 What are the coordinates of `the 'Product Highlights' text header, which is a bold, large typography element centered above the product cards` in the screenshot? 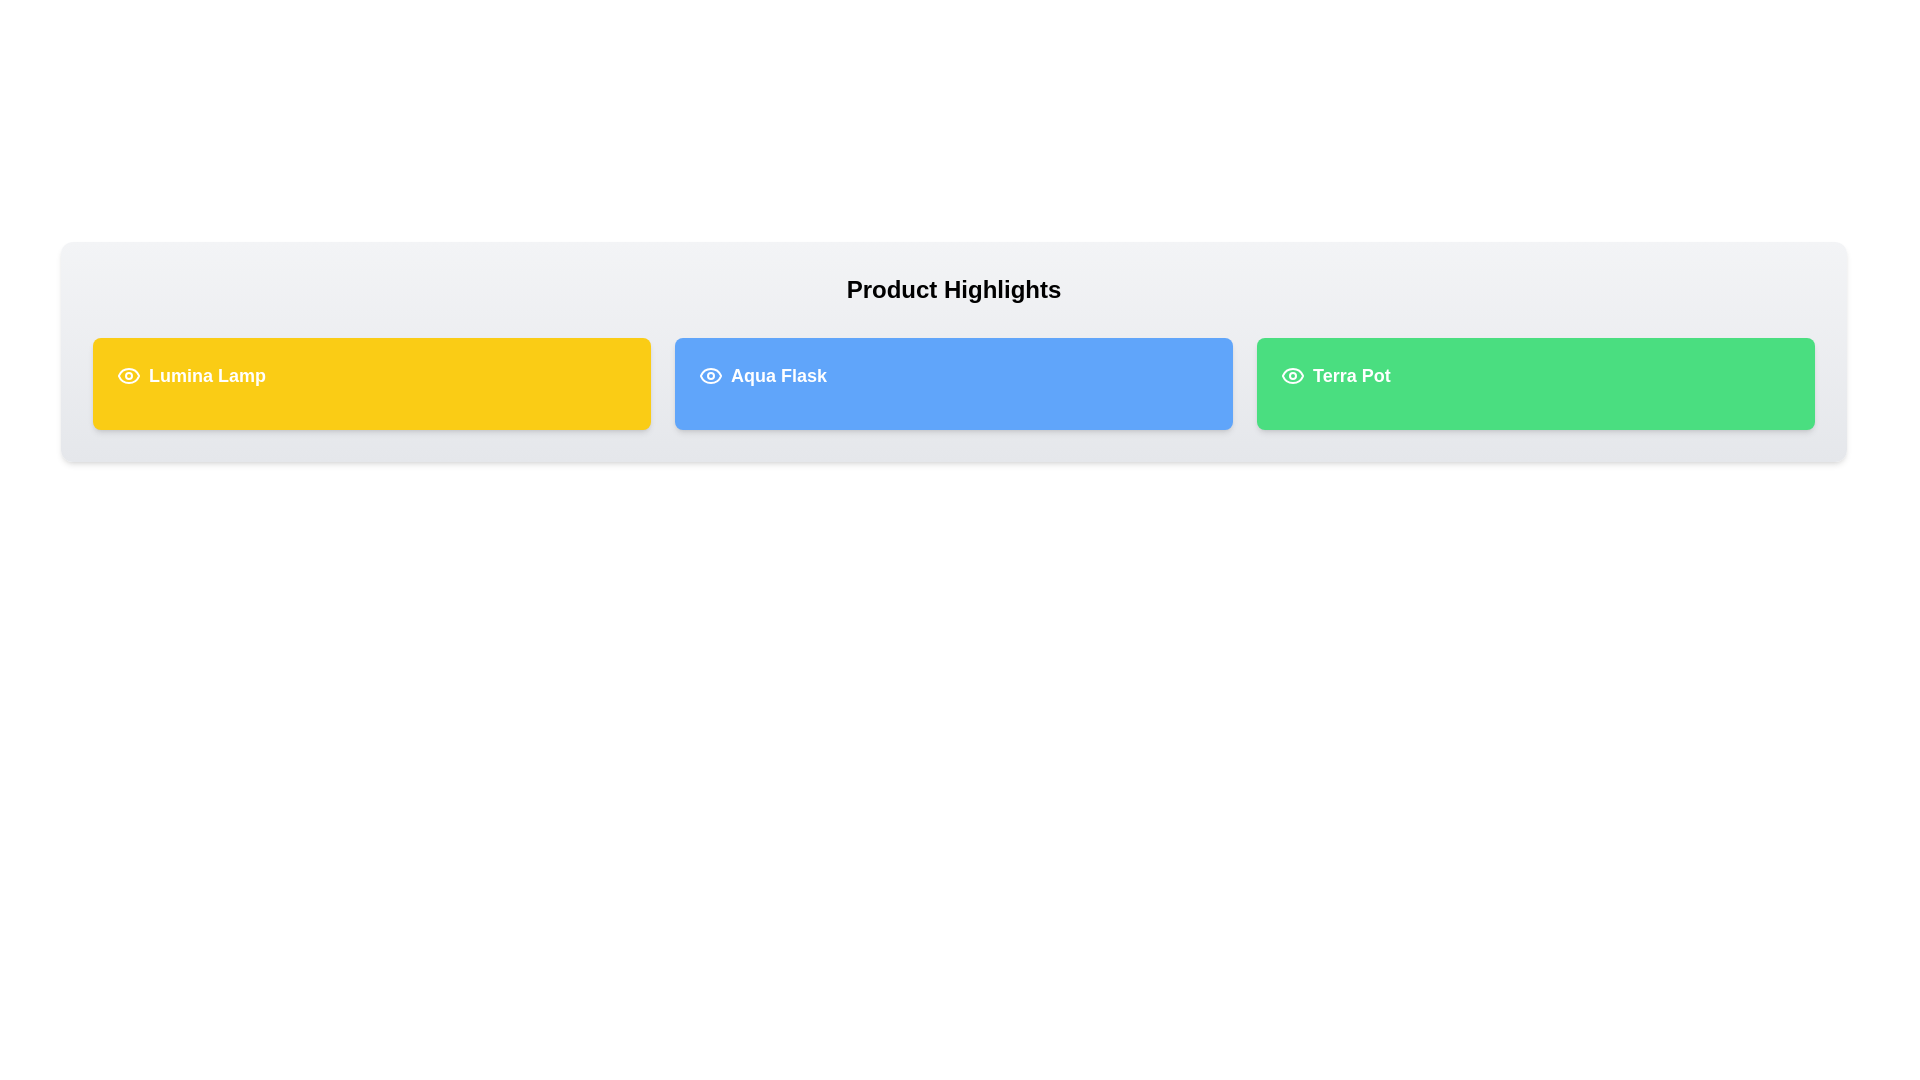 It's located at (953, 289).